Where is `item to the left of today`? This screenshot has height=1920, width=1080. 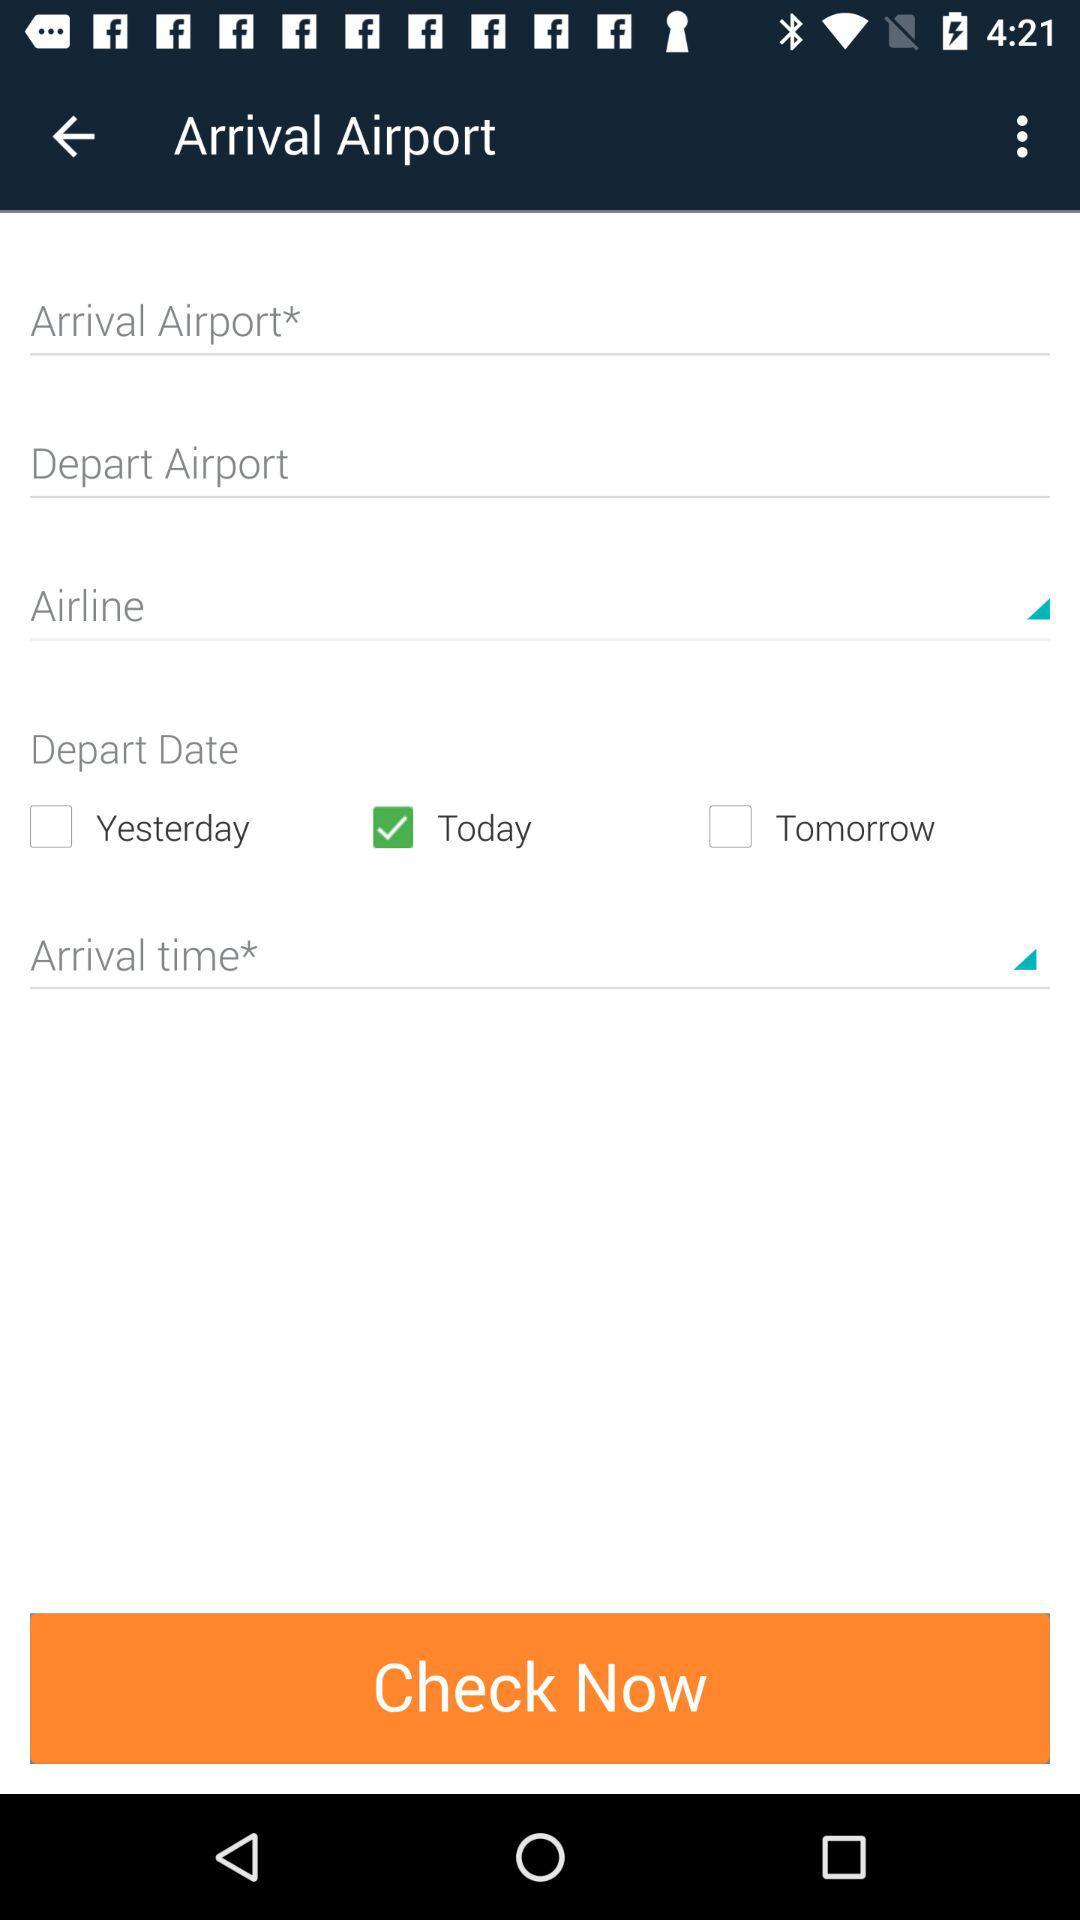
item to the left of today is located at coordinates (199, 826).